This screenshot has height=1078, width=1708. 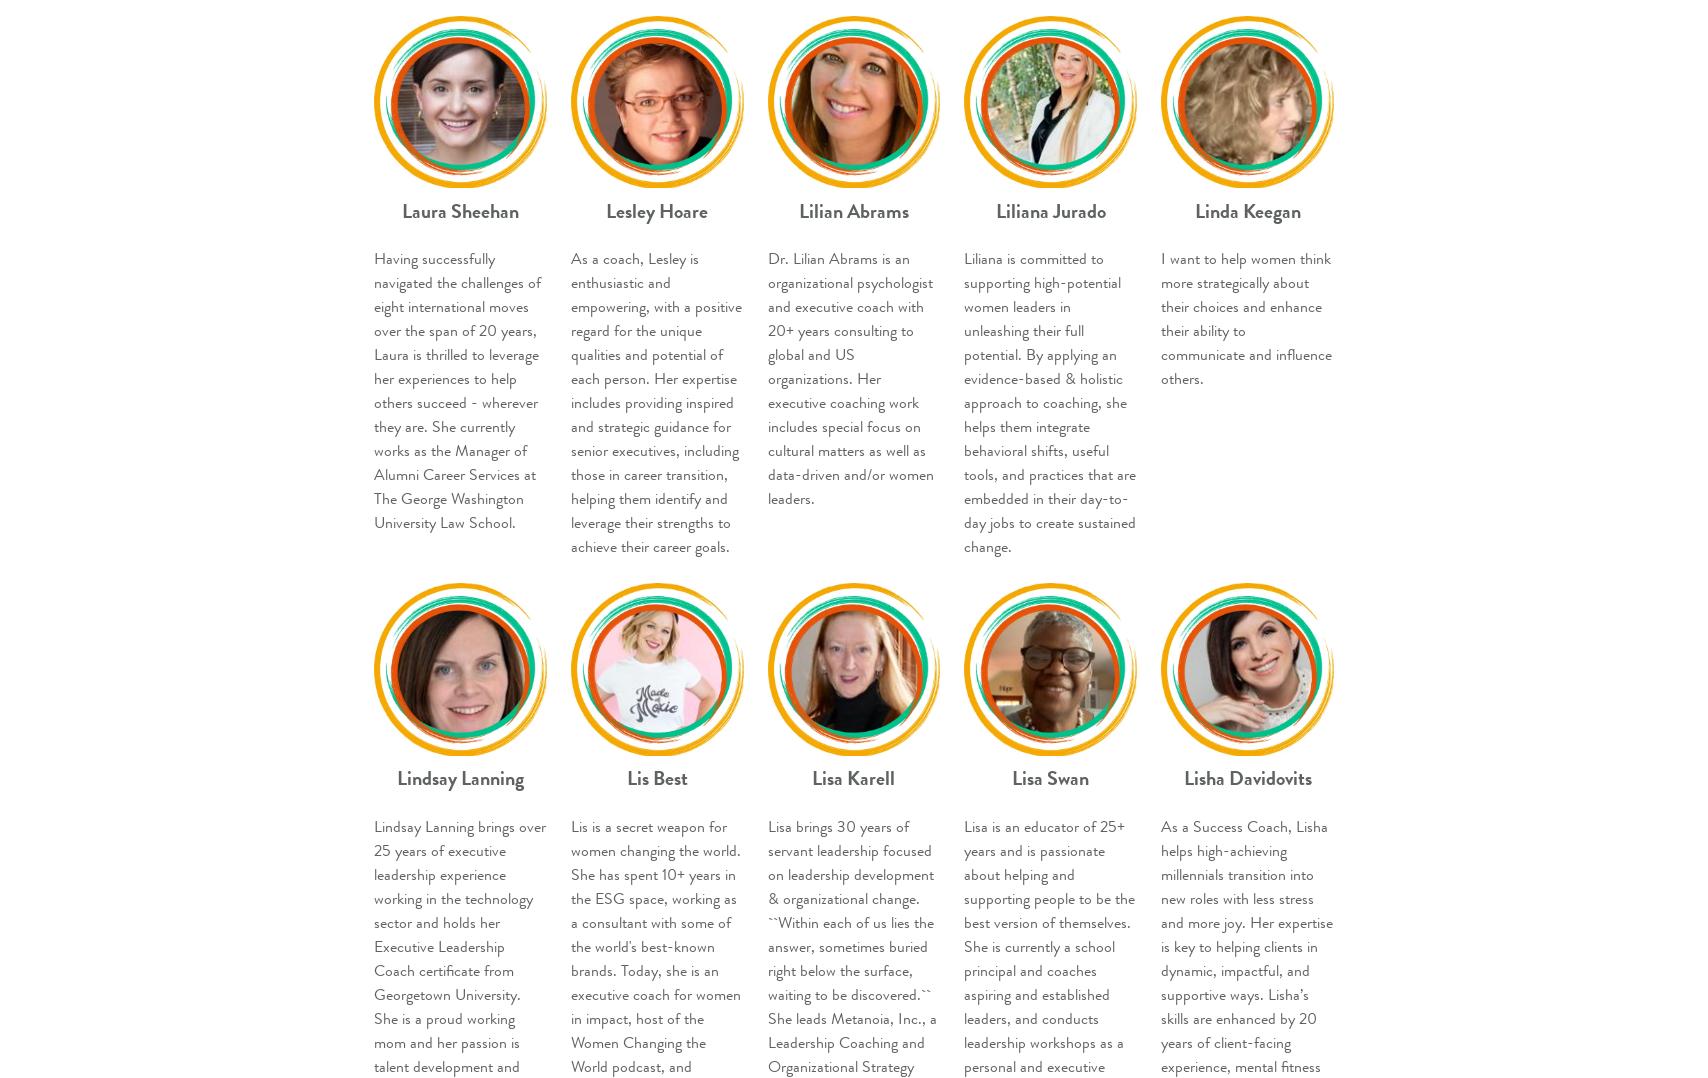 I want to click on 'Having successfully navigated the challenges of eight international moves over the span of 20 years, Laura is thrilled to leverage her experiences to help others succeed - wherever they are. She currently works as the Manager of Alumni Career Services at The George Washington University Law School.', so click(x=374, y=389).